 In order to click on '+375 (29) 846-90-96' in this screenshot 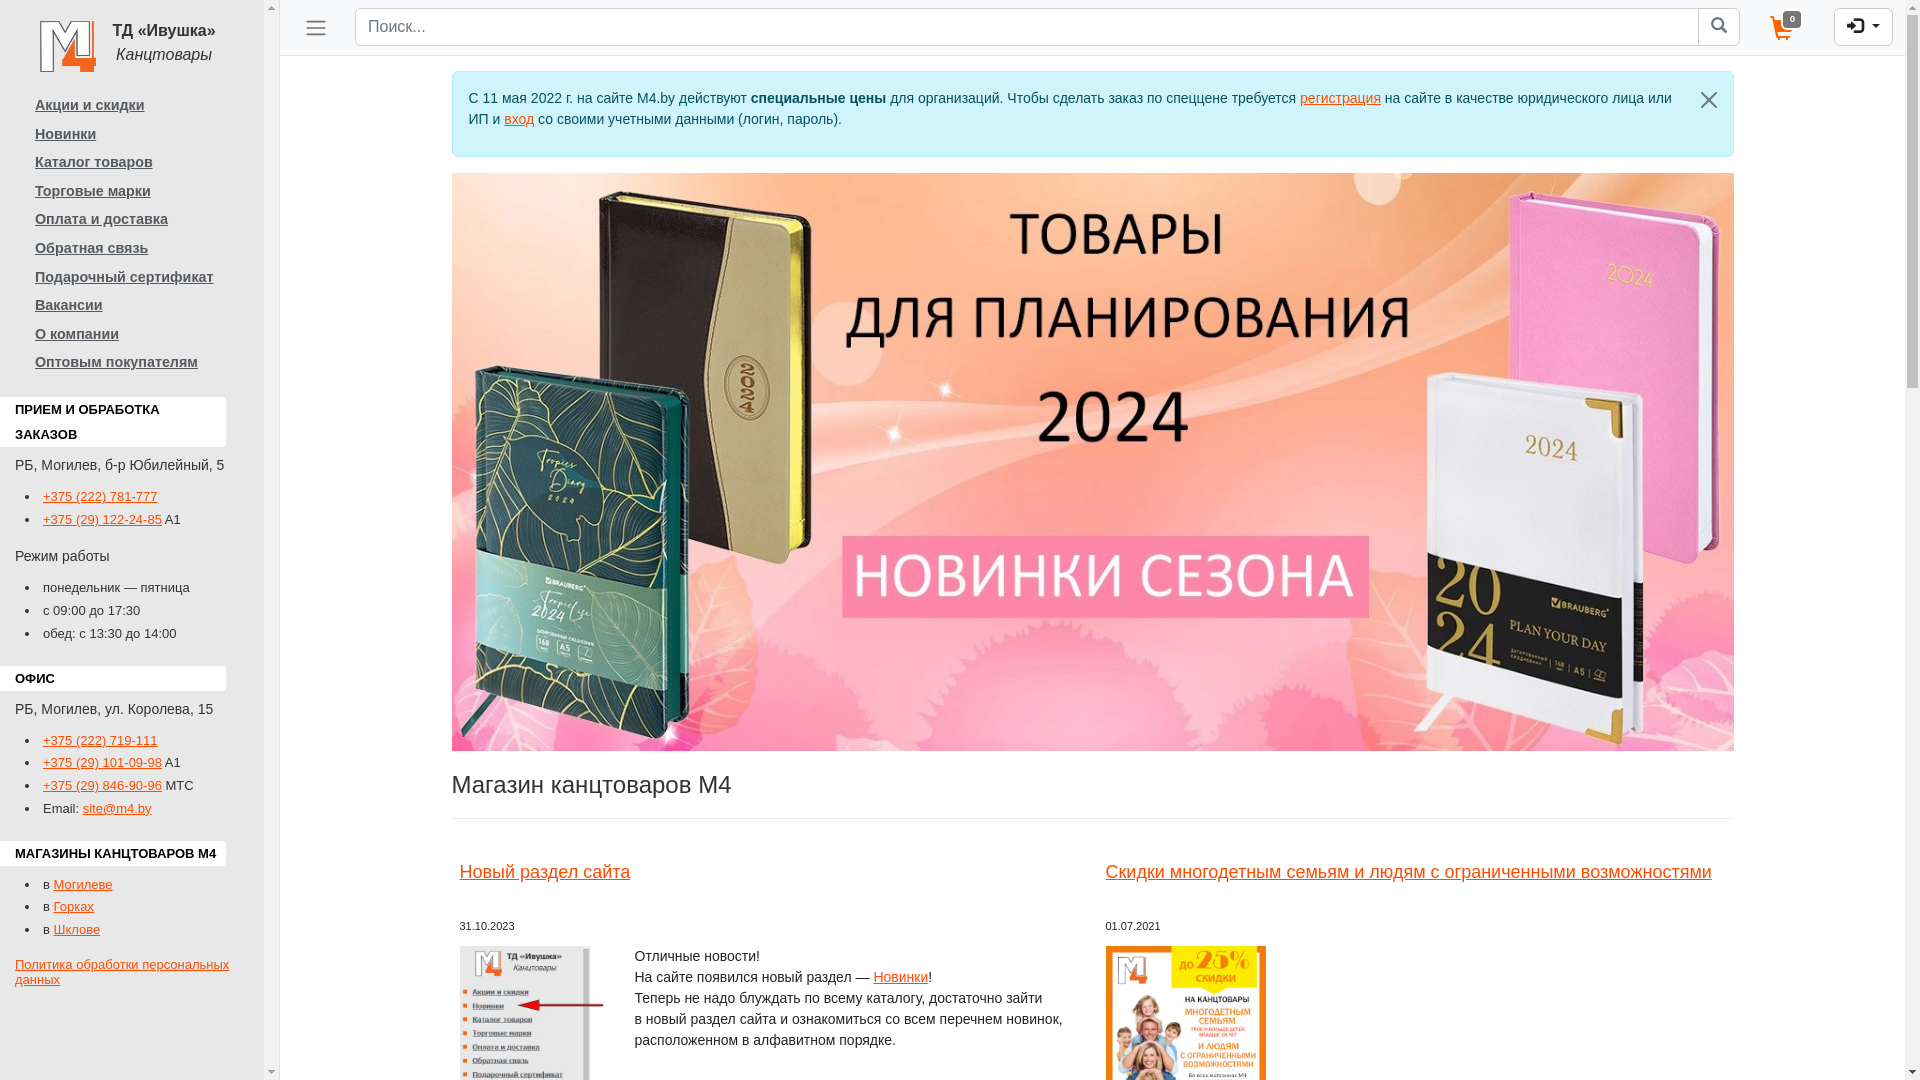, I will do `click(101, 784)`.